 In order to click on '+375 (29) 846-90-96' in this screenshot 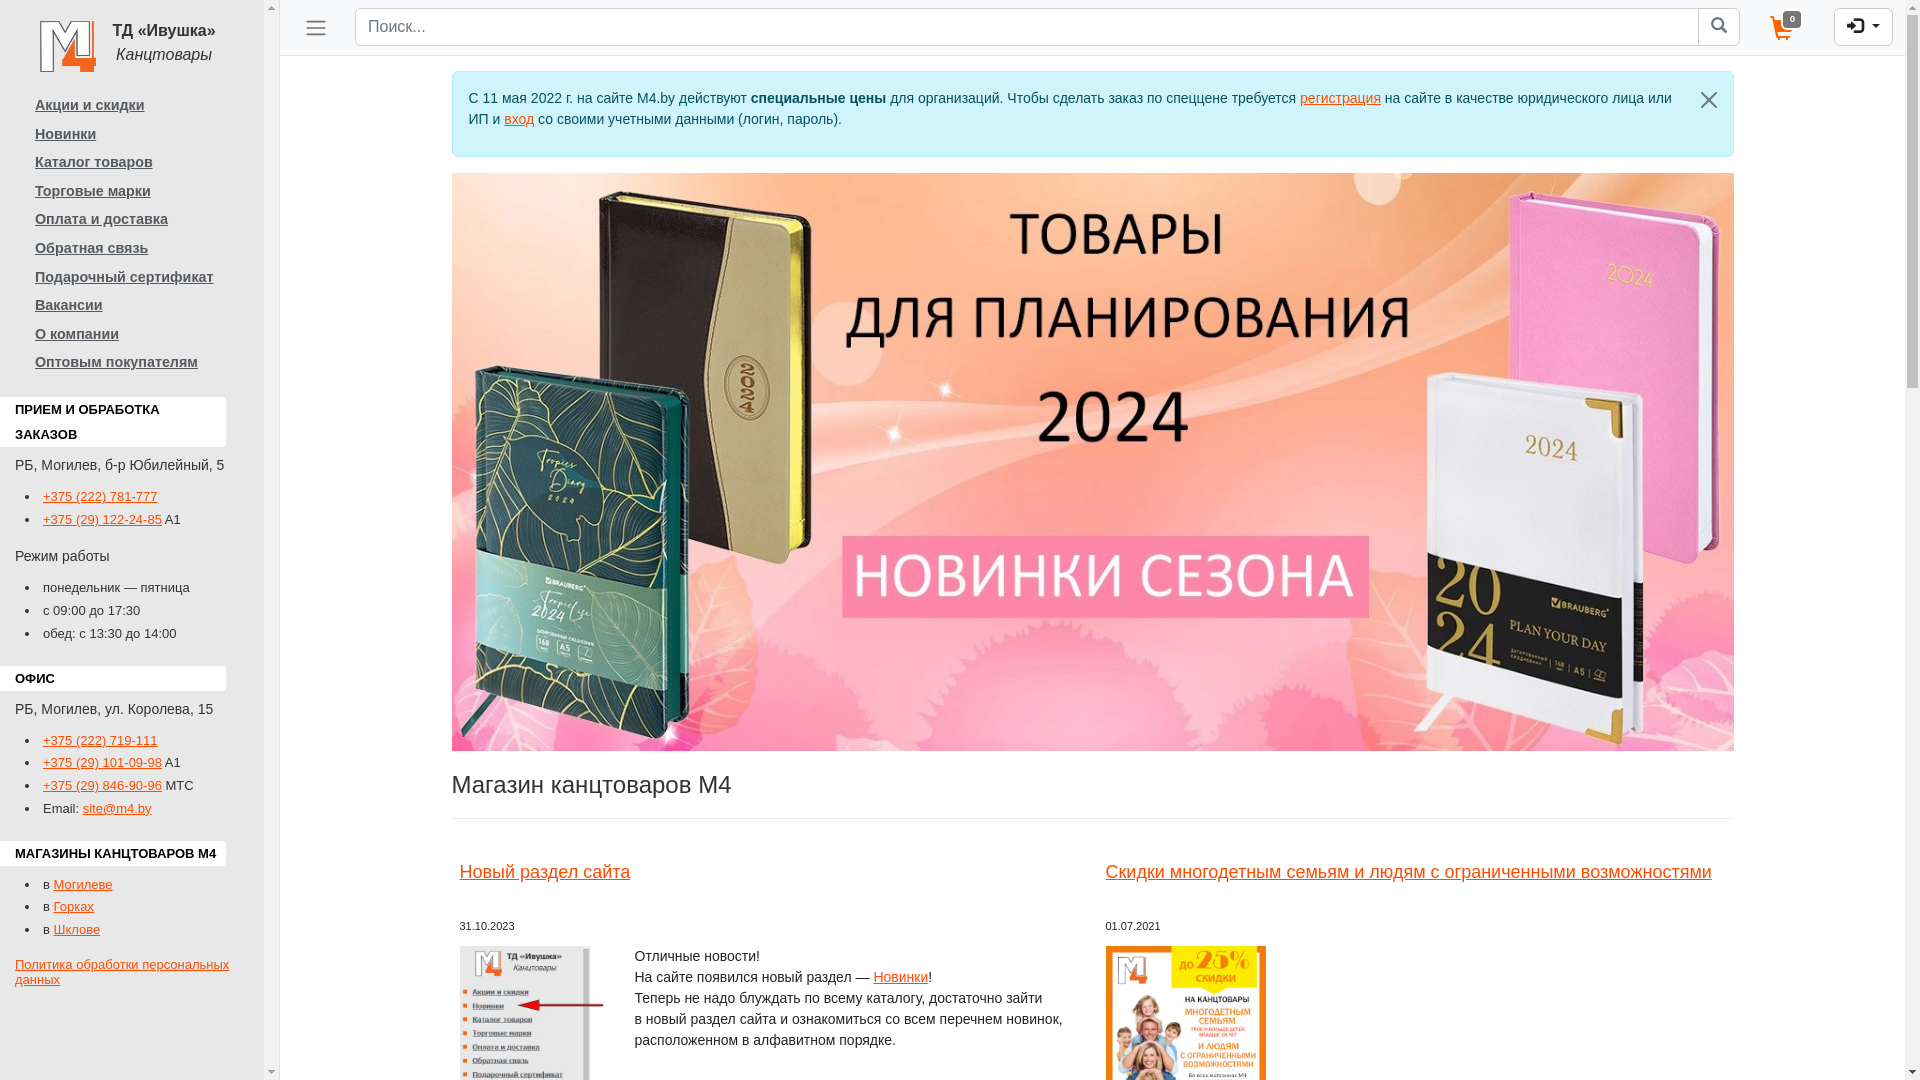, I will do `click(101, 784)`.